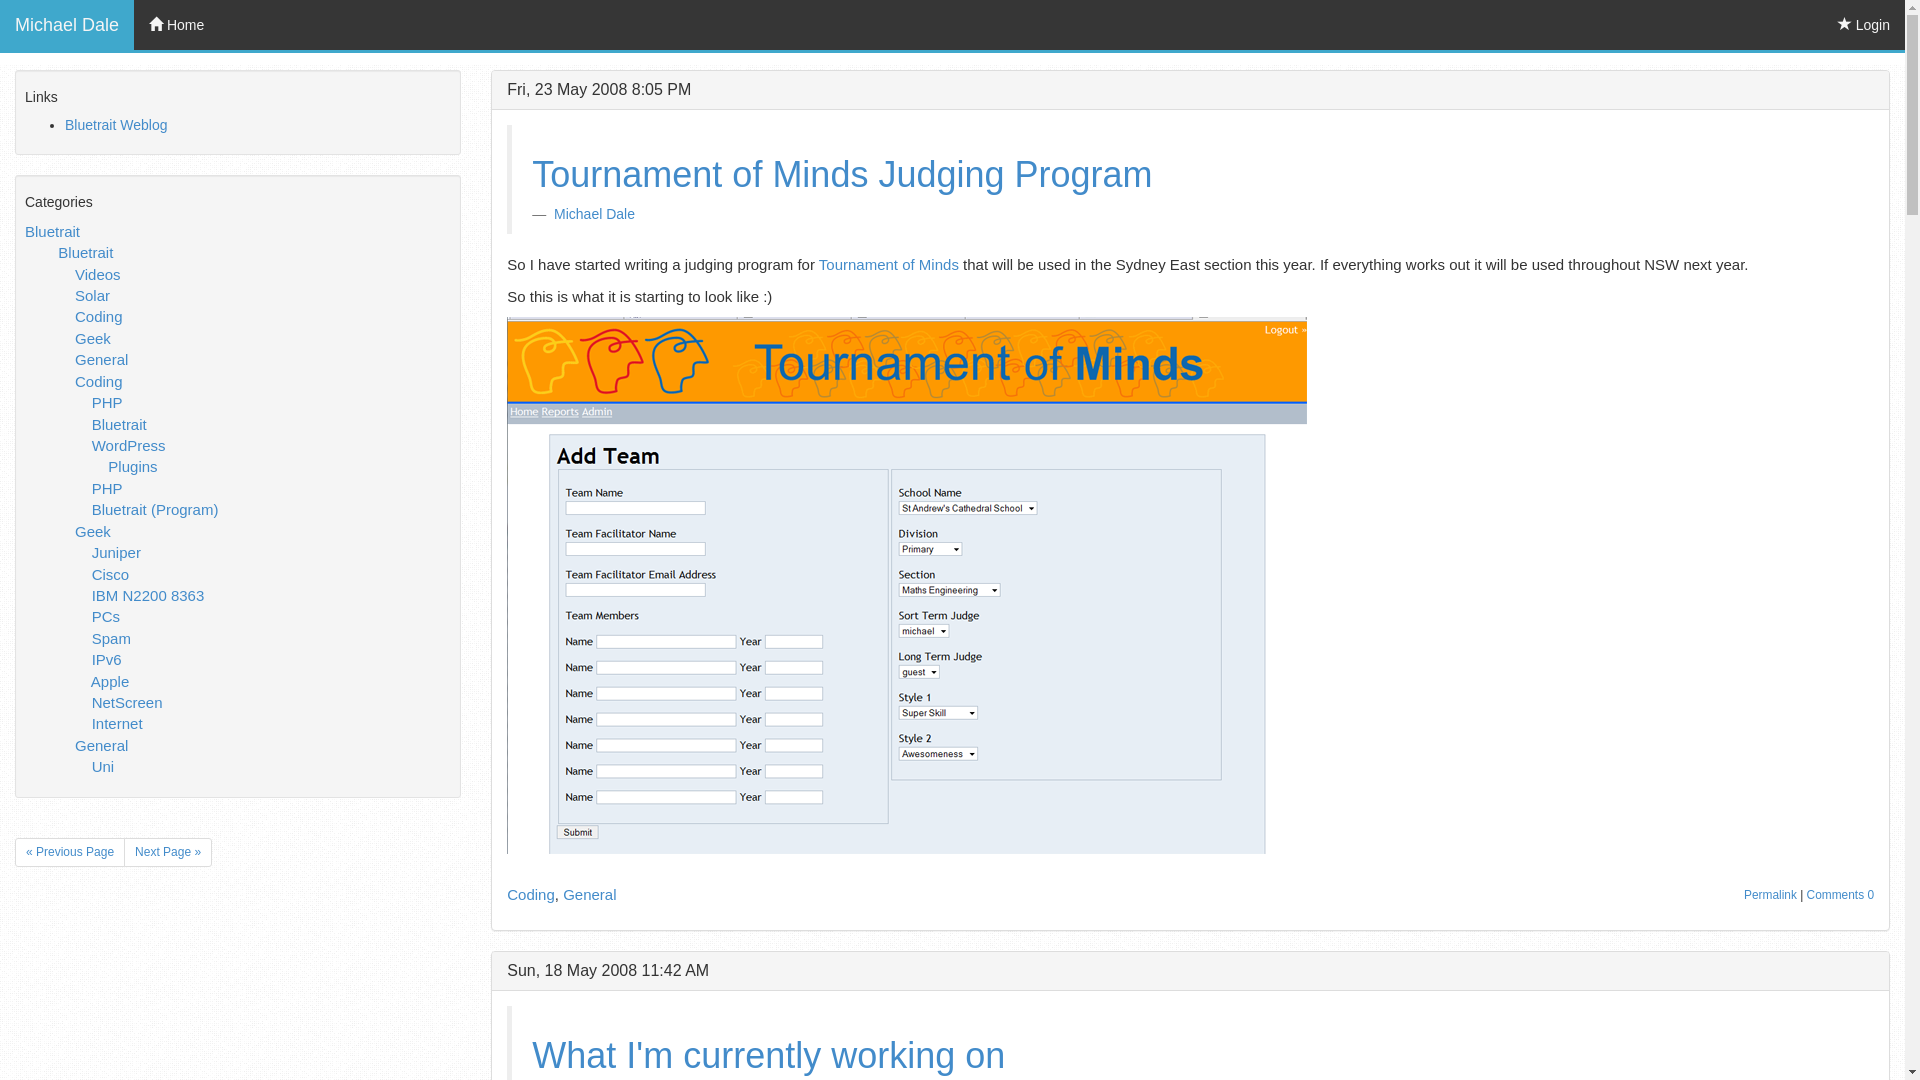 The width and height of the screenshot is (1920, 1080). Describe the element at coordinates (90, 444) in the screenshot. I see `'WordPress'` at that location.